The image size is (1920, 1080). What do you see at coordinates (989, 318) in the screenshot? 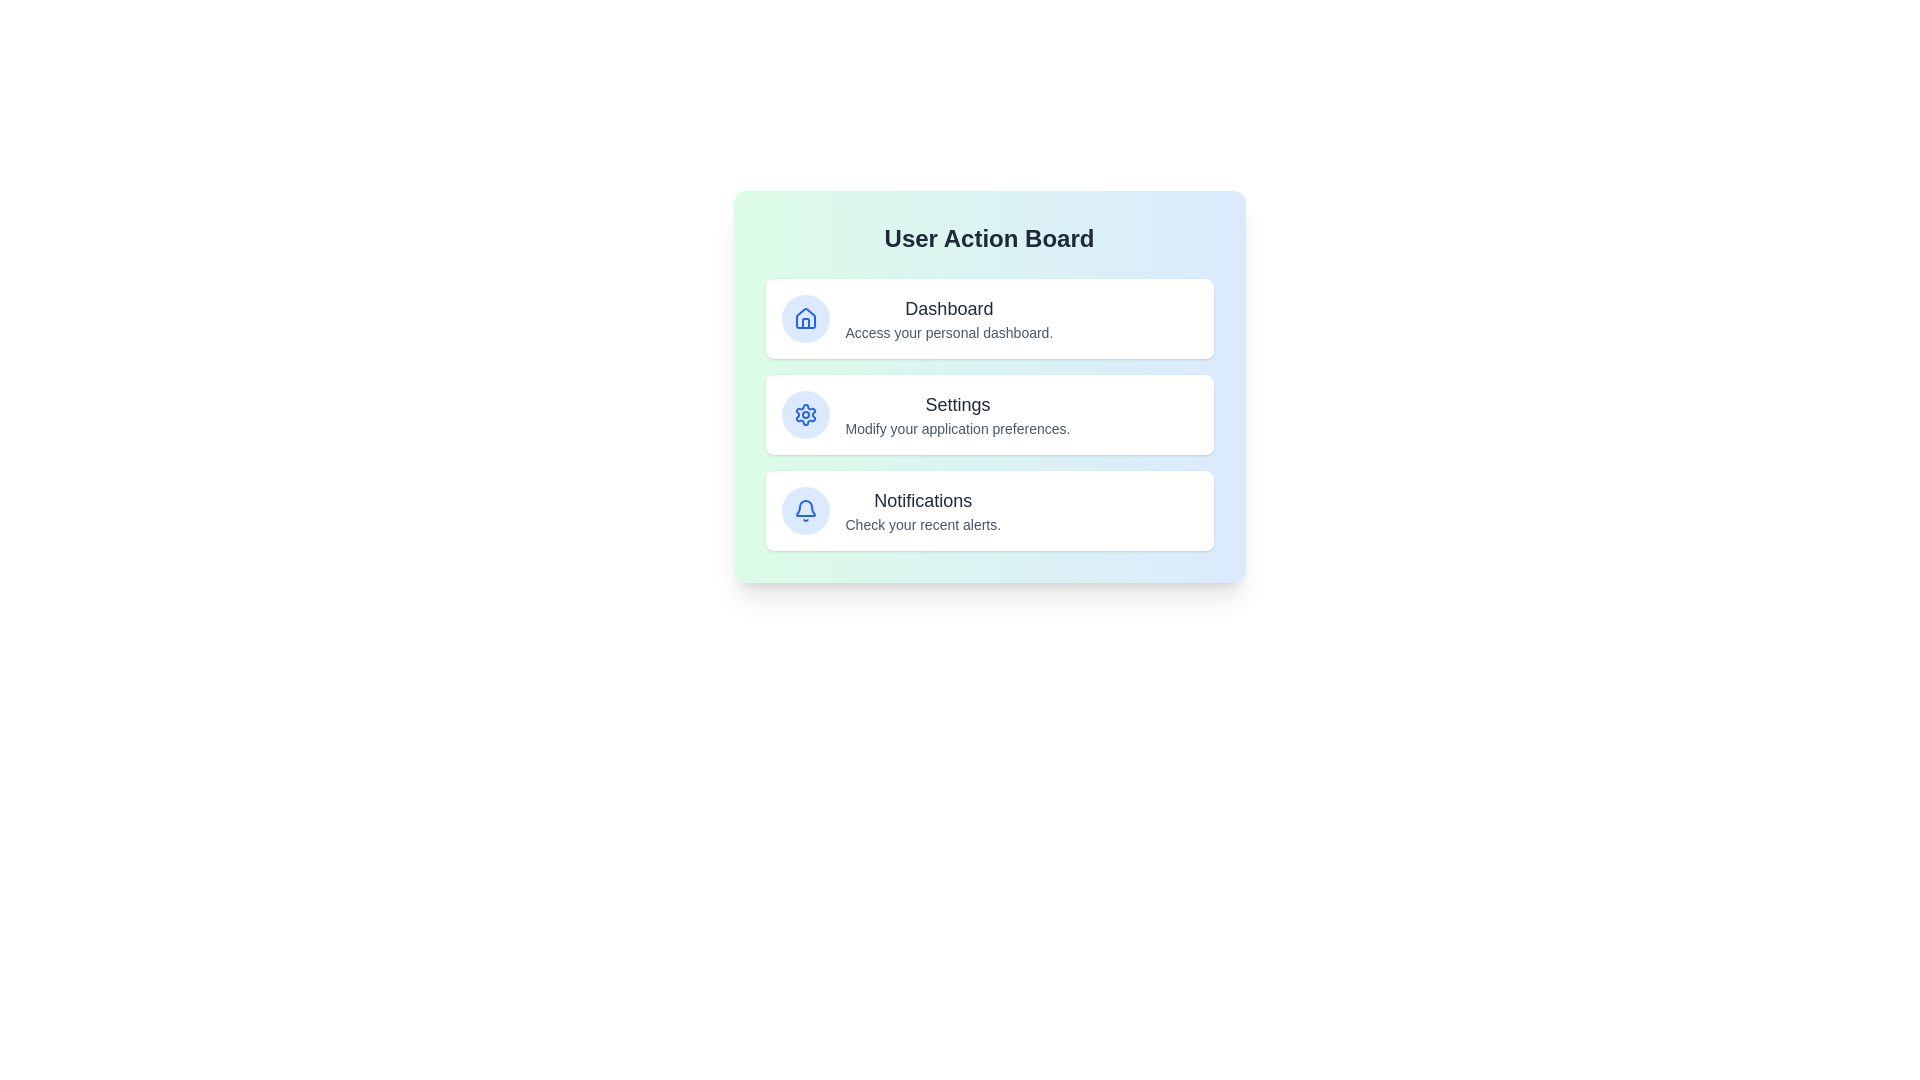
I see `the 'Dashboard' card to navigate to the Dashboard` at bounding box center [989, 318].